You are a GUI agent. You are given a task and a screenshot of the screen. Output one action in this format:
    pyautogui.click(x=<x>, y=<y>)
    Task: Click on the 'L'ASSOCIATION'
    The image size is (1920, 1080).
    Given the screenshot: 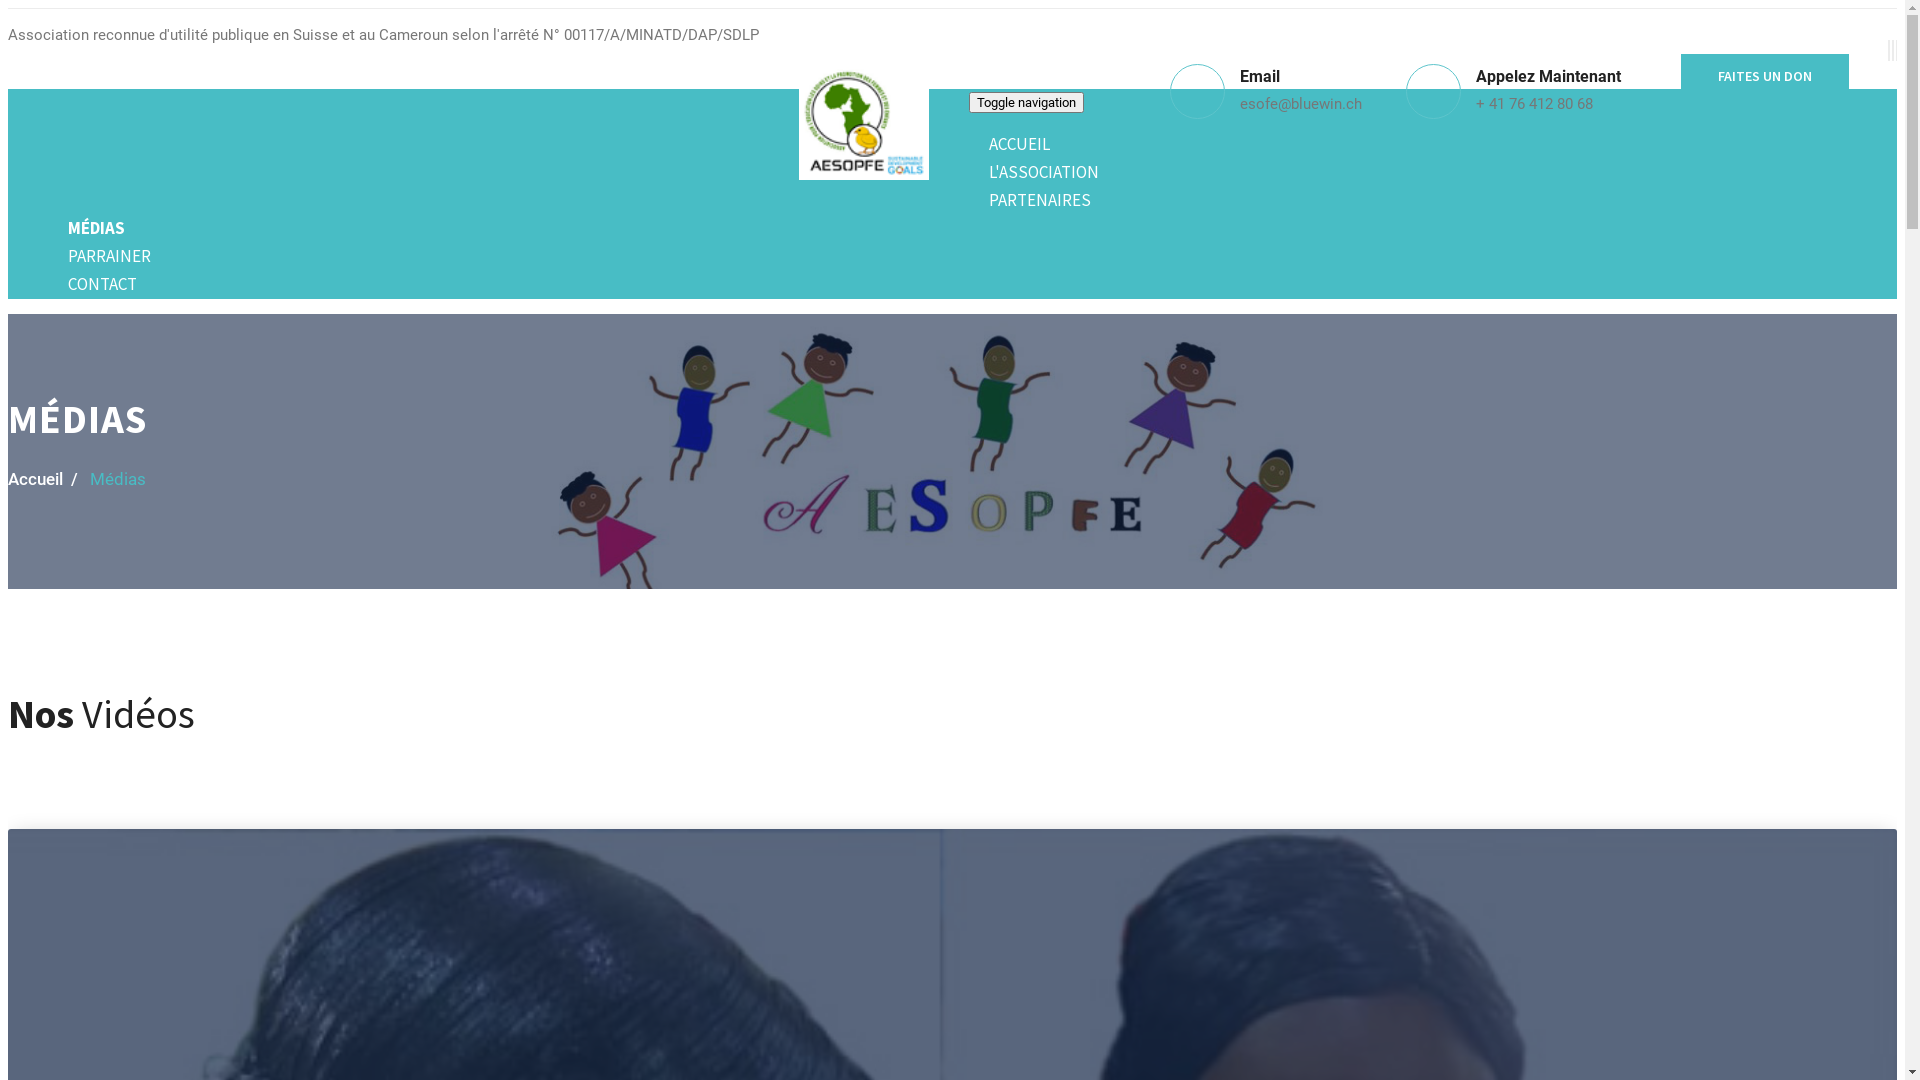 What is the action you would take?
    pyautogui.click(x=1042, y=171)
    